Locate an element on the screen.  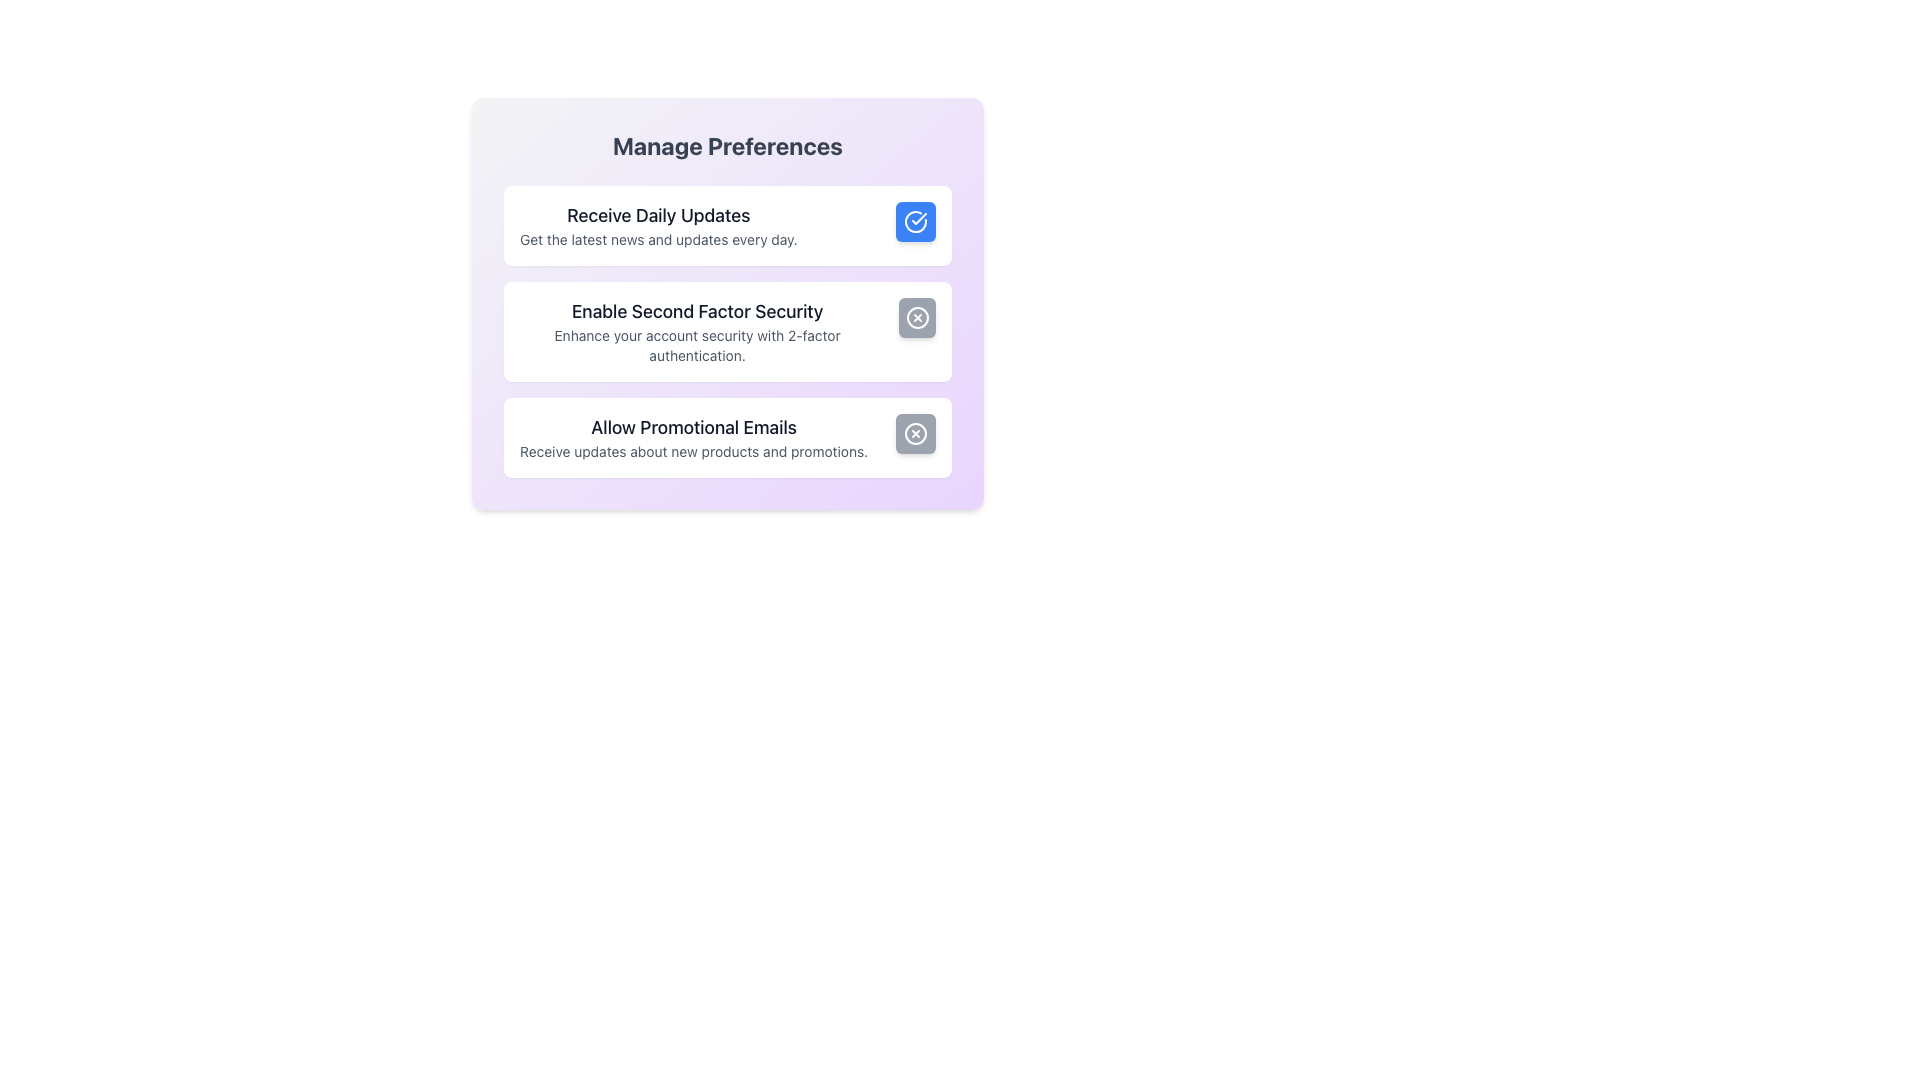
descriptive text for the promotional email toggle option located at the bottom of the preferences section is located at coordinates (727, 437).